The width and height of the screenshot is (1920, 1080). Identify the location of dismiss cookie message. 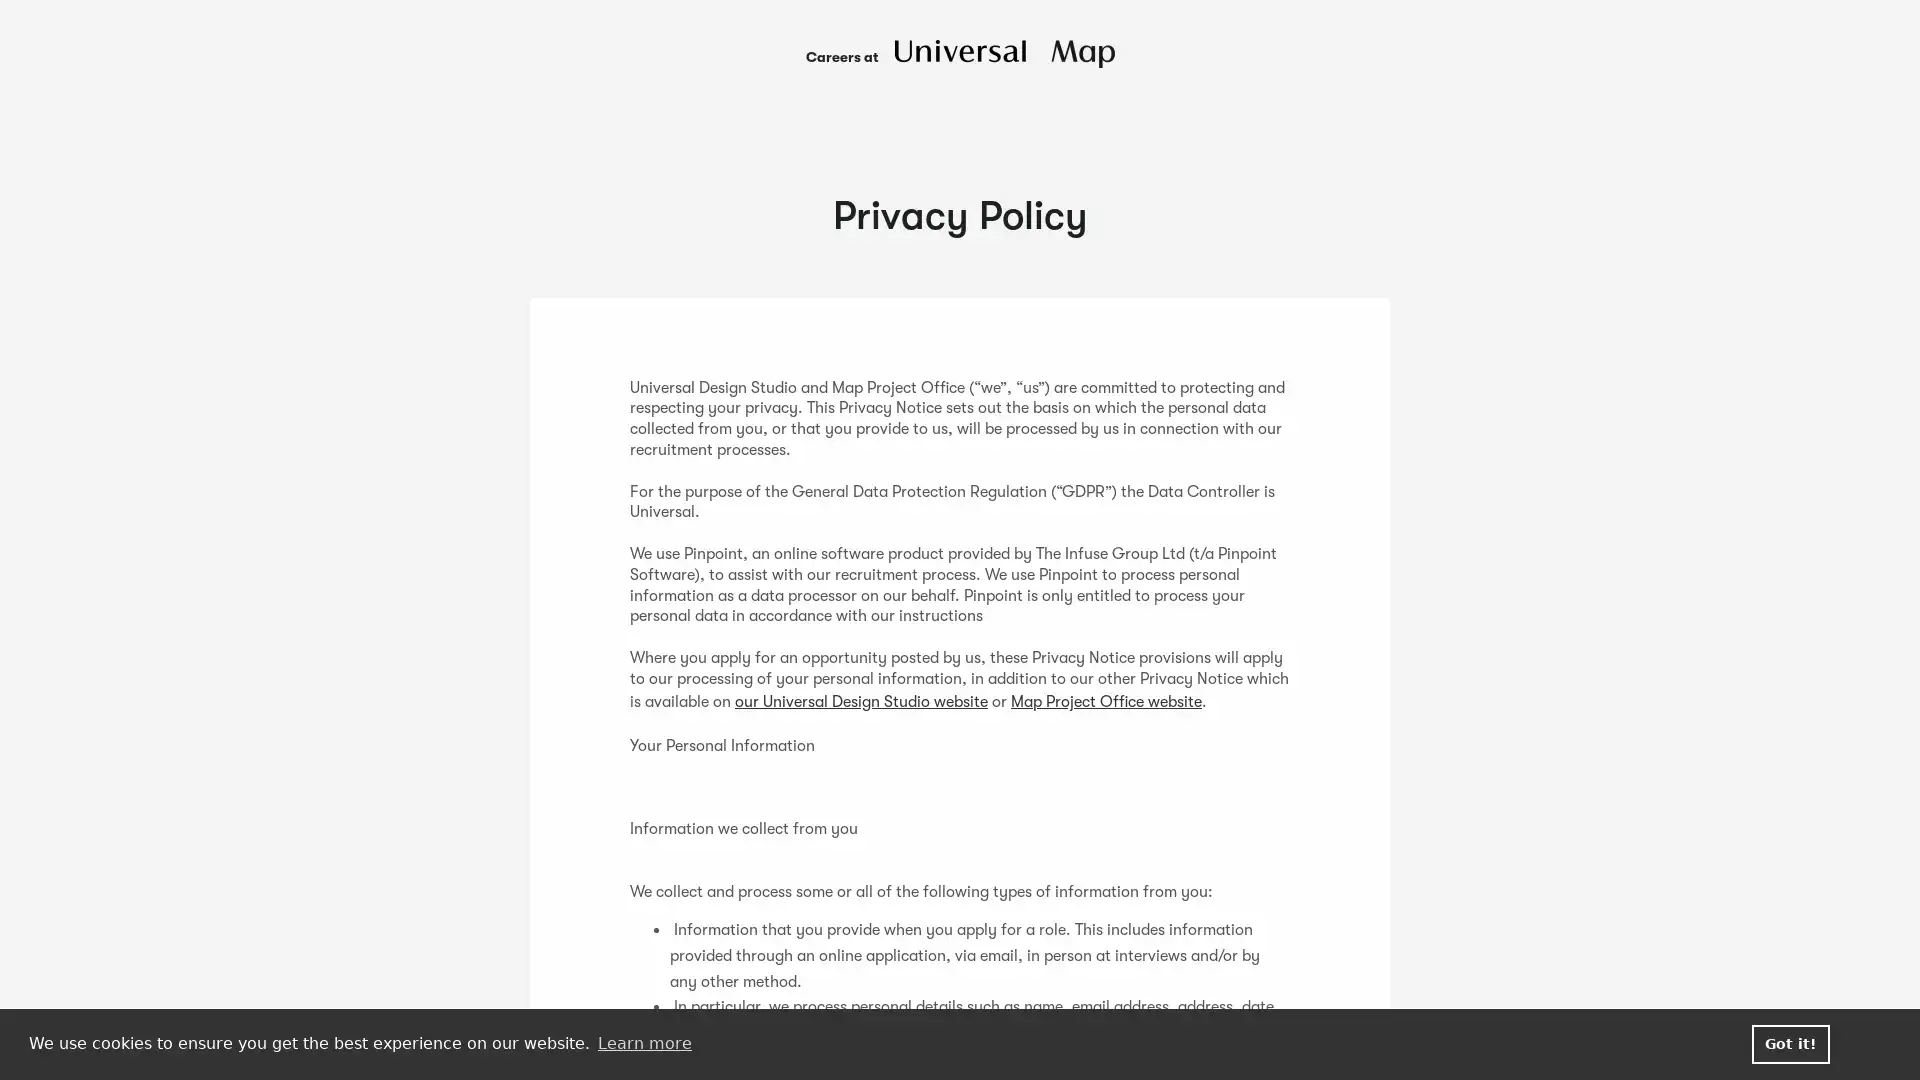
(1790, 1043).